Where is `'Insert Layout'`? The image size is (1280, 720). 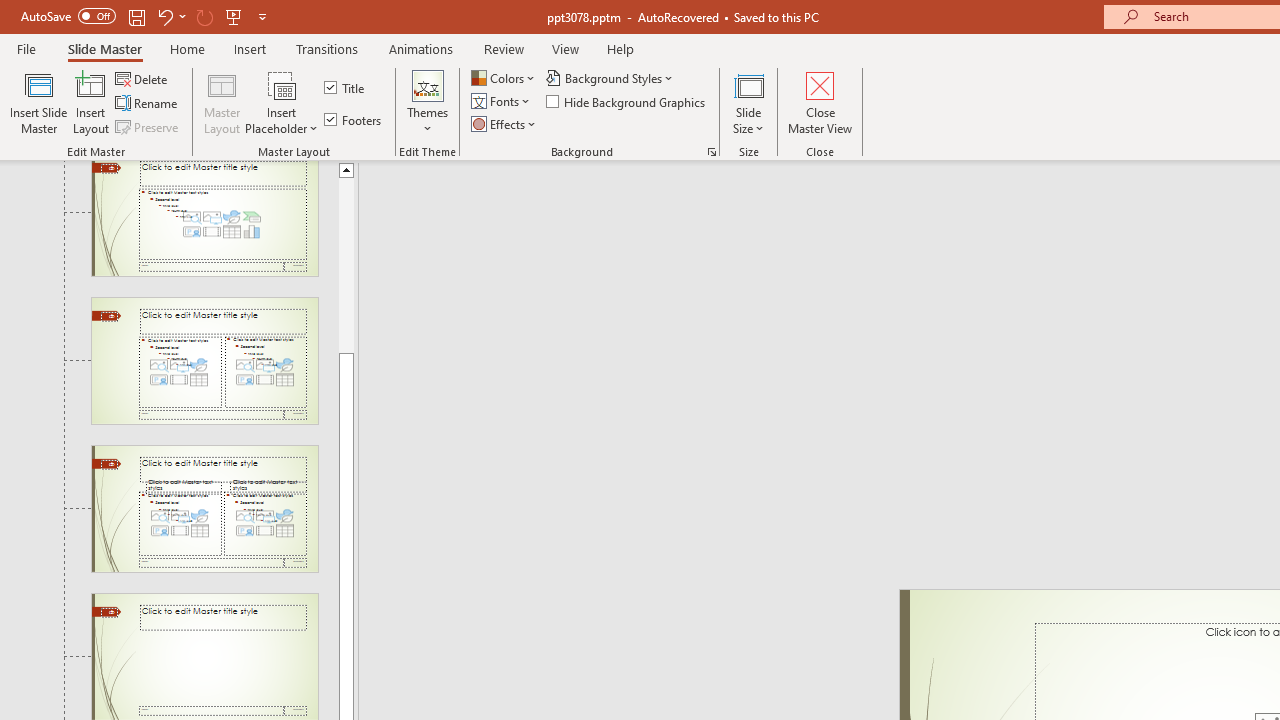 'Insert Layout' is located at coordinates (90, 103).